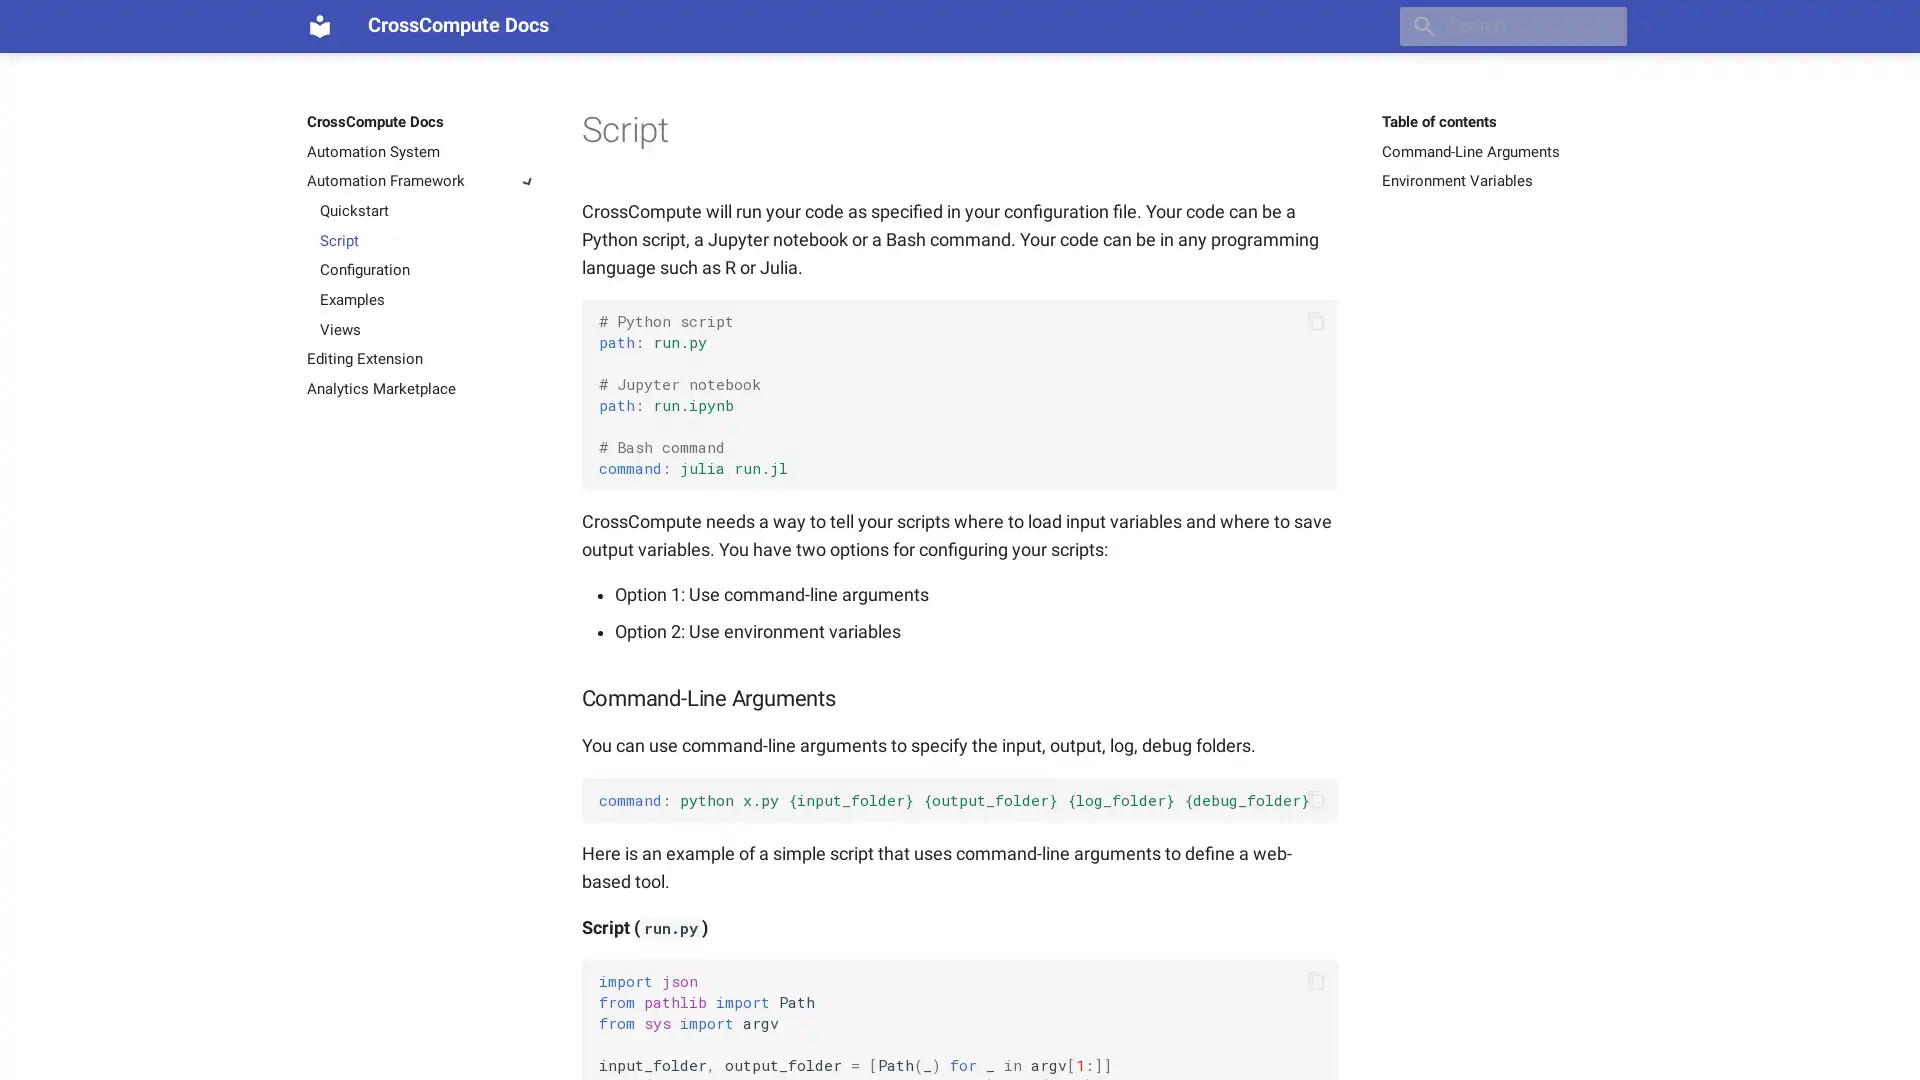 The image size is (1920, 1080). Describe the element at coordinates (1315, 798) in the screenshot. I see `Copy to clipboard` at that location.